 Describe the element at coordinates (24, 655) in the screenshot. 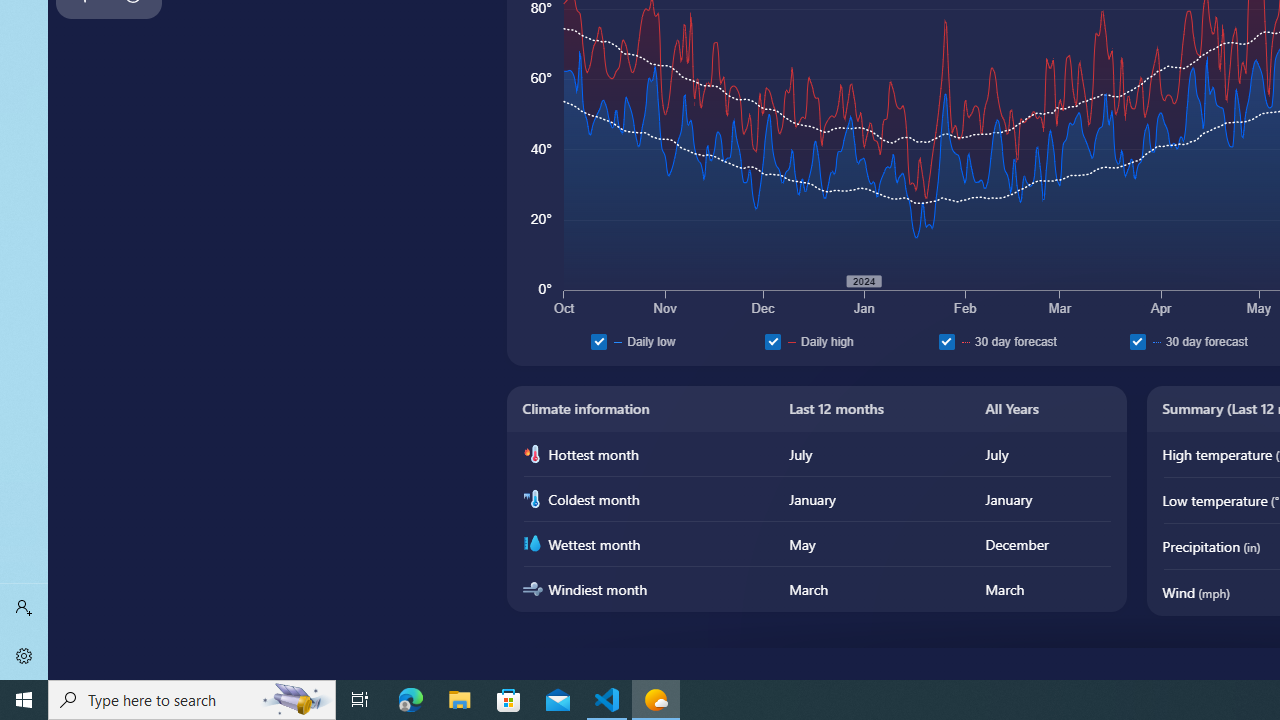

I see `'Settings'` at that location.